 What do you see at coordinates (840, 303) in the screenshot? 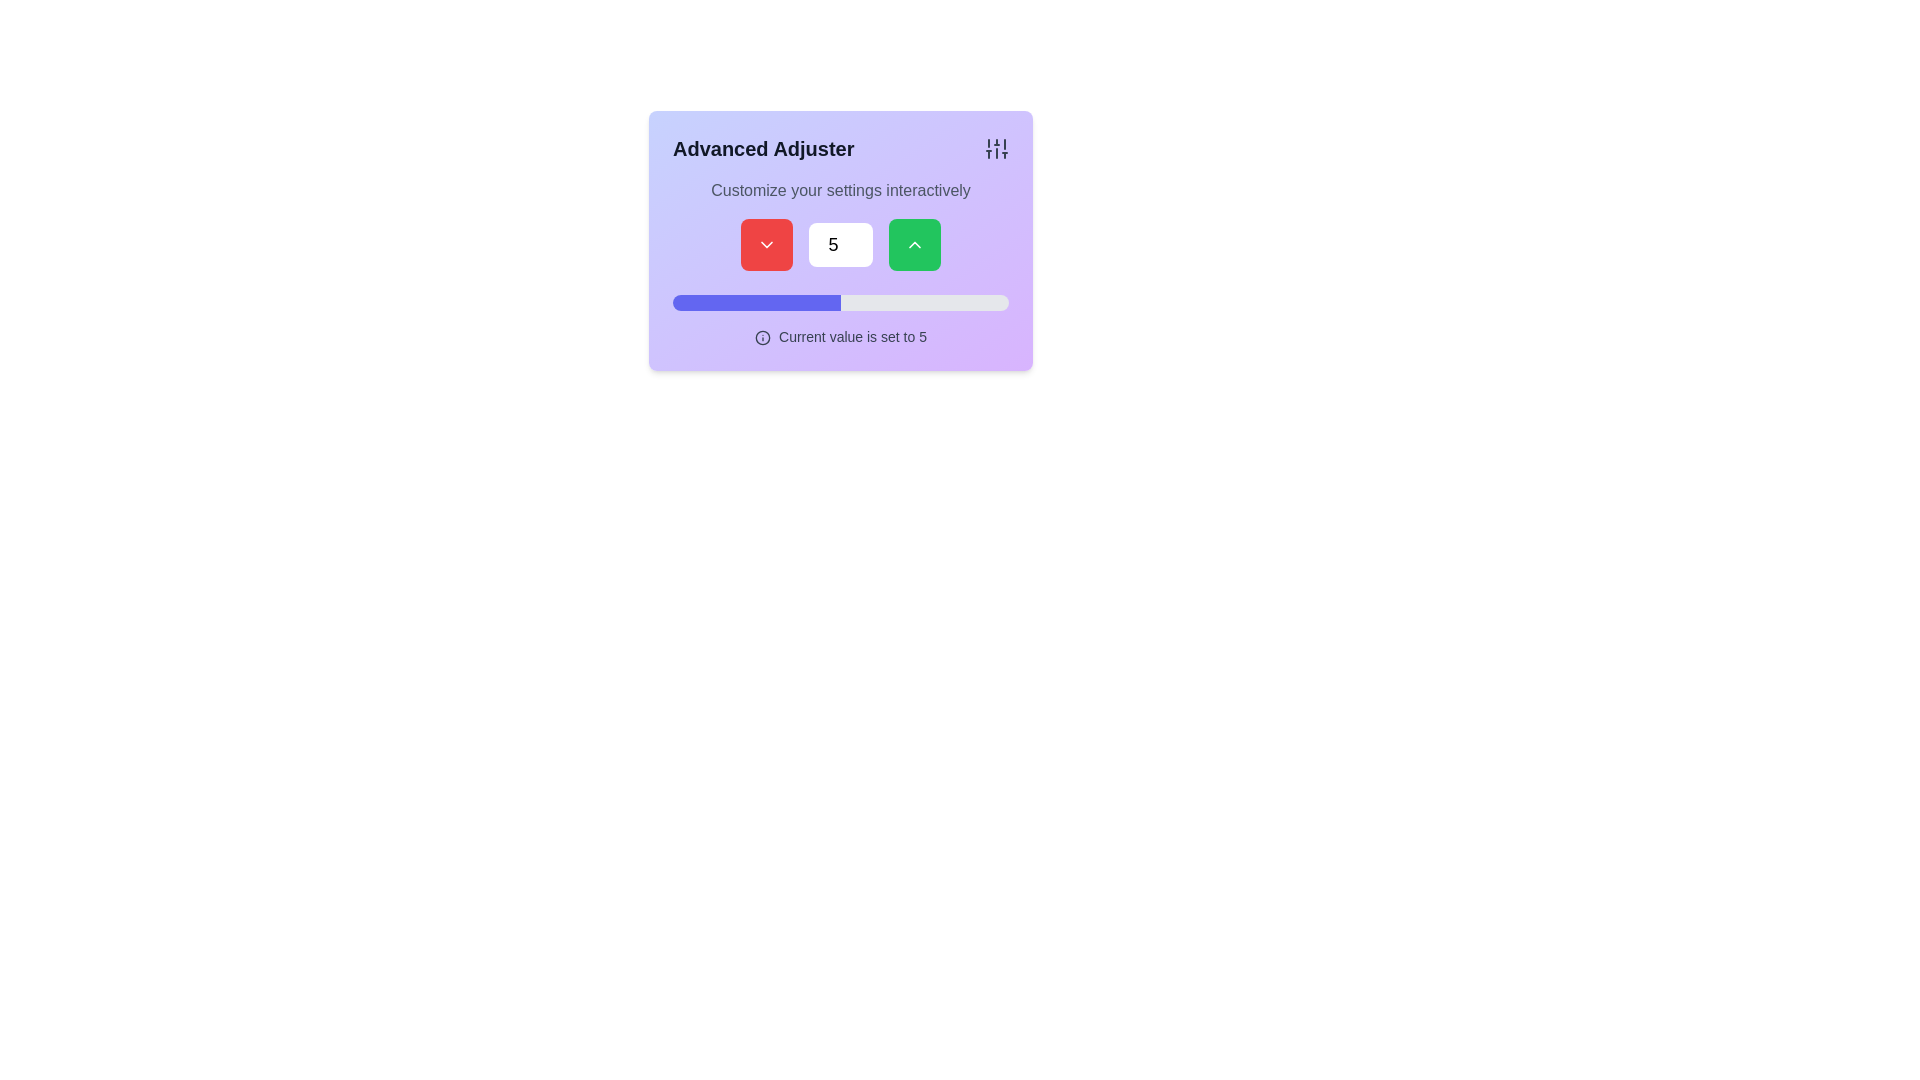
I see `the prominent horizontal progress bar positioned below the numeric input box and the up and down arrows` at bounding box center [840, 303].